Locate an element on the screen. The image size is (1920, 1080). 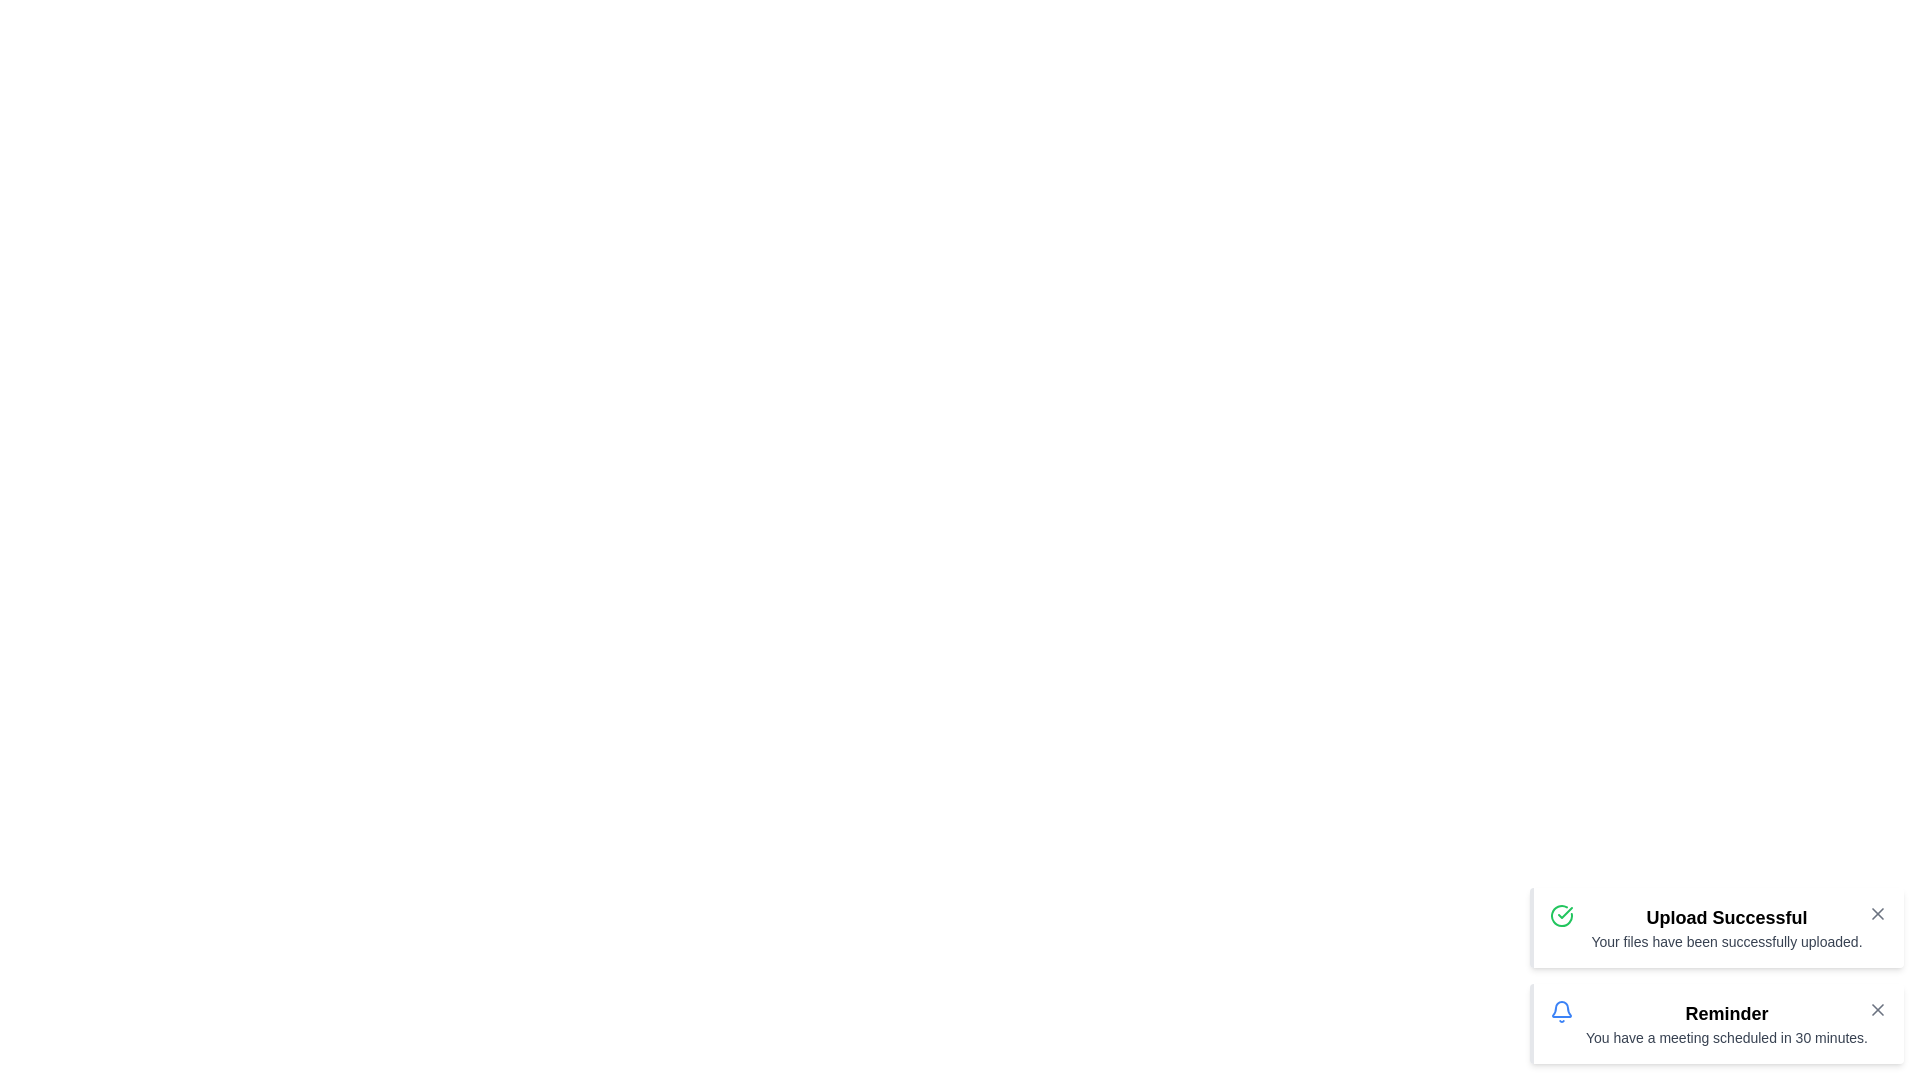
the notification list vertically by -161 pixels is located at coordinates (1715, 974).